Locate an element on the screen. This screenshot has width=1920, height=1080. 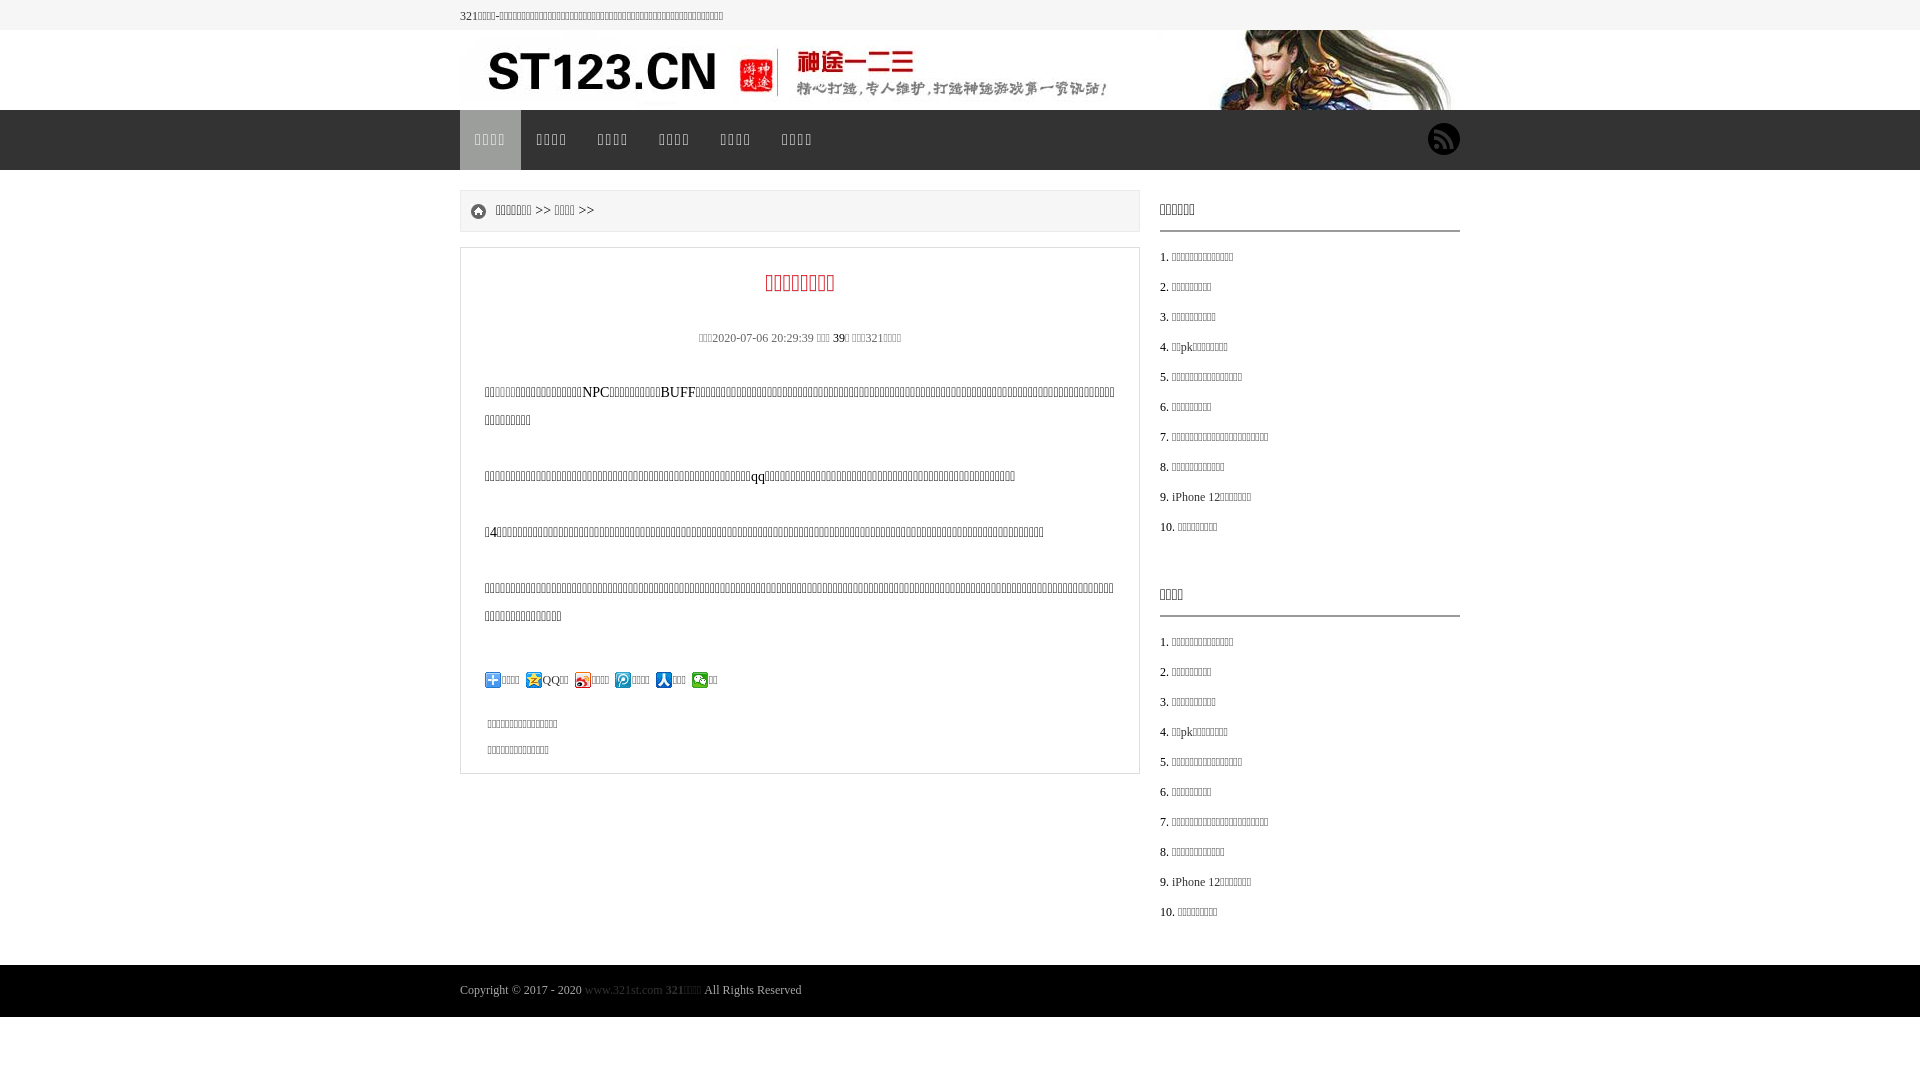
'www.321st.com' is located at coordinates (584, 990).